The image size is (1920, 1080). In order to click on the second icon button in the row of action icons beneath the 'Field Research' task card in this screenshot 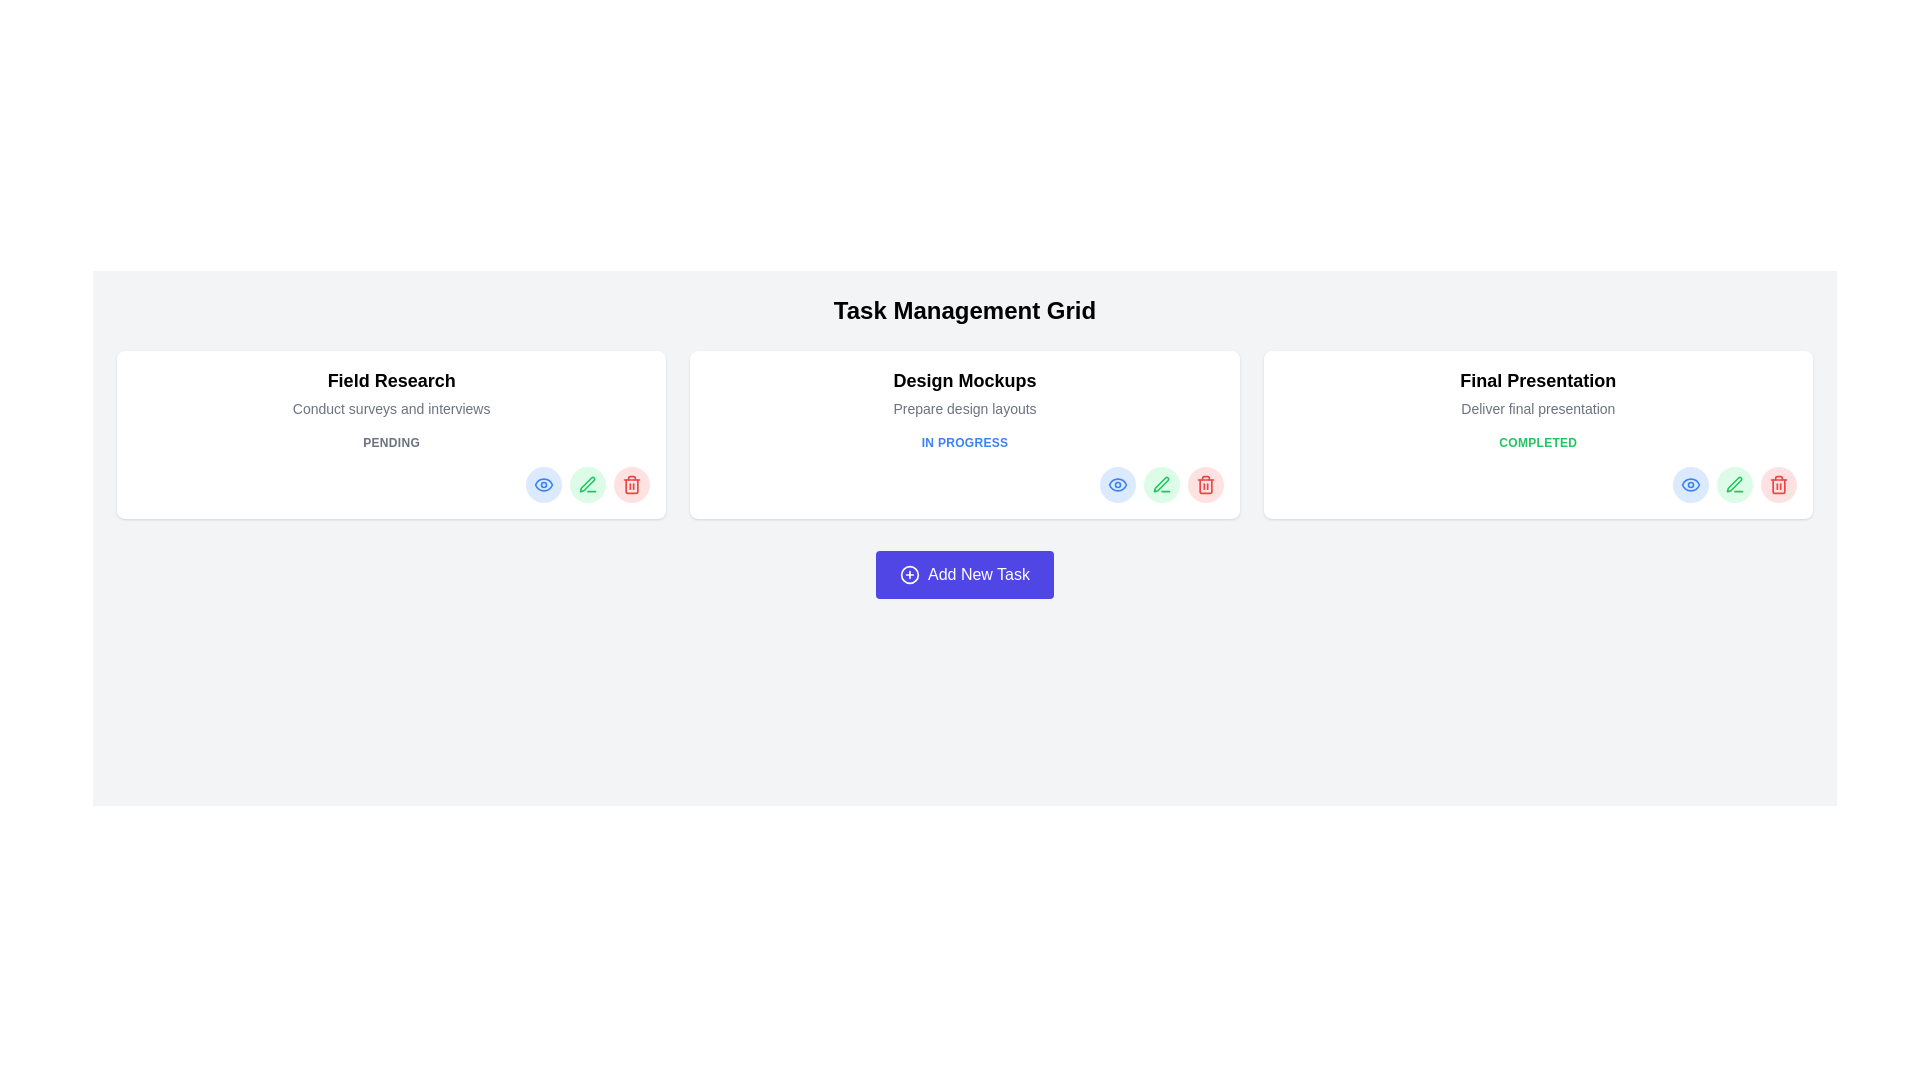, I will do `click(586, 484)`.